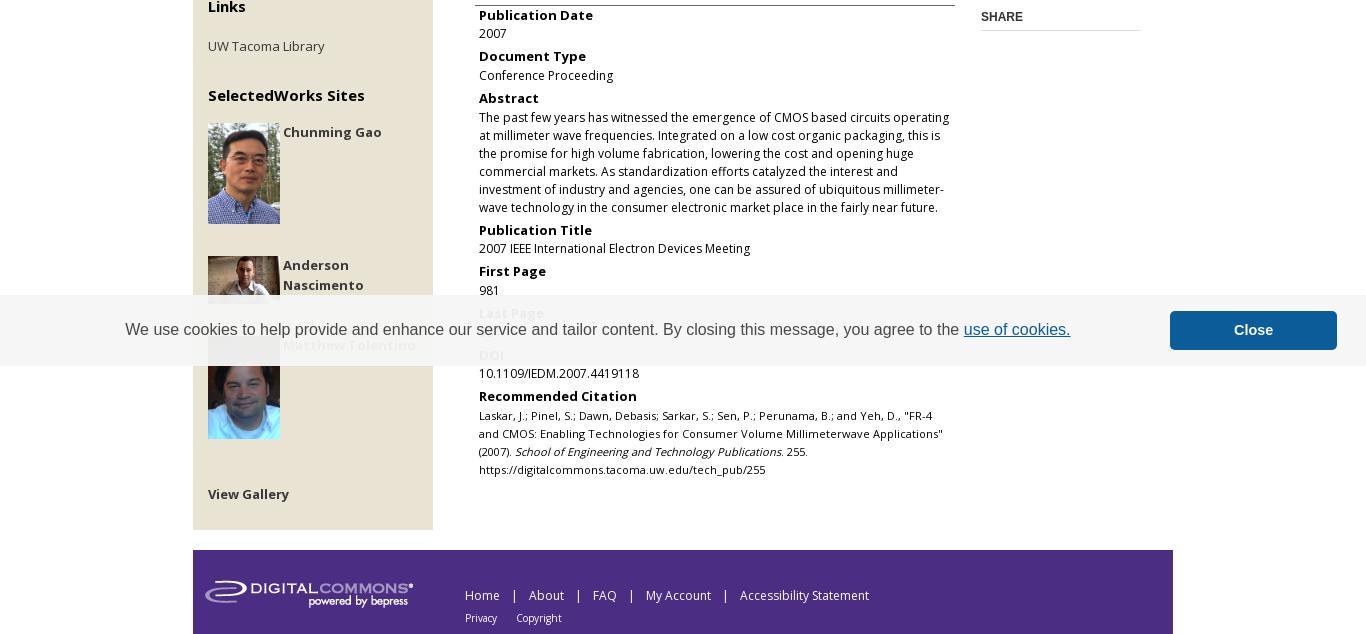 The image size is (1366, 634). I want to click on 'DOI', so click(491, 353).